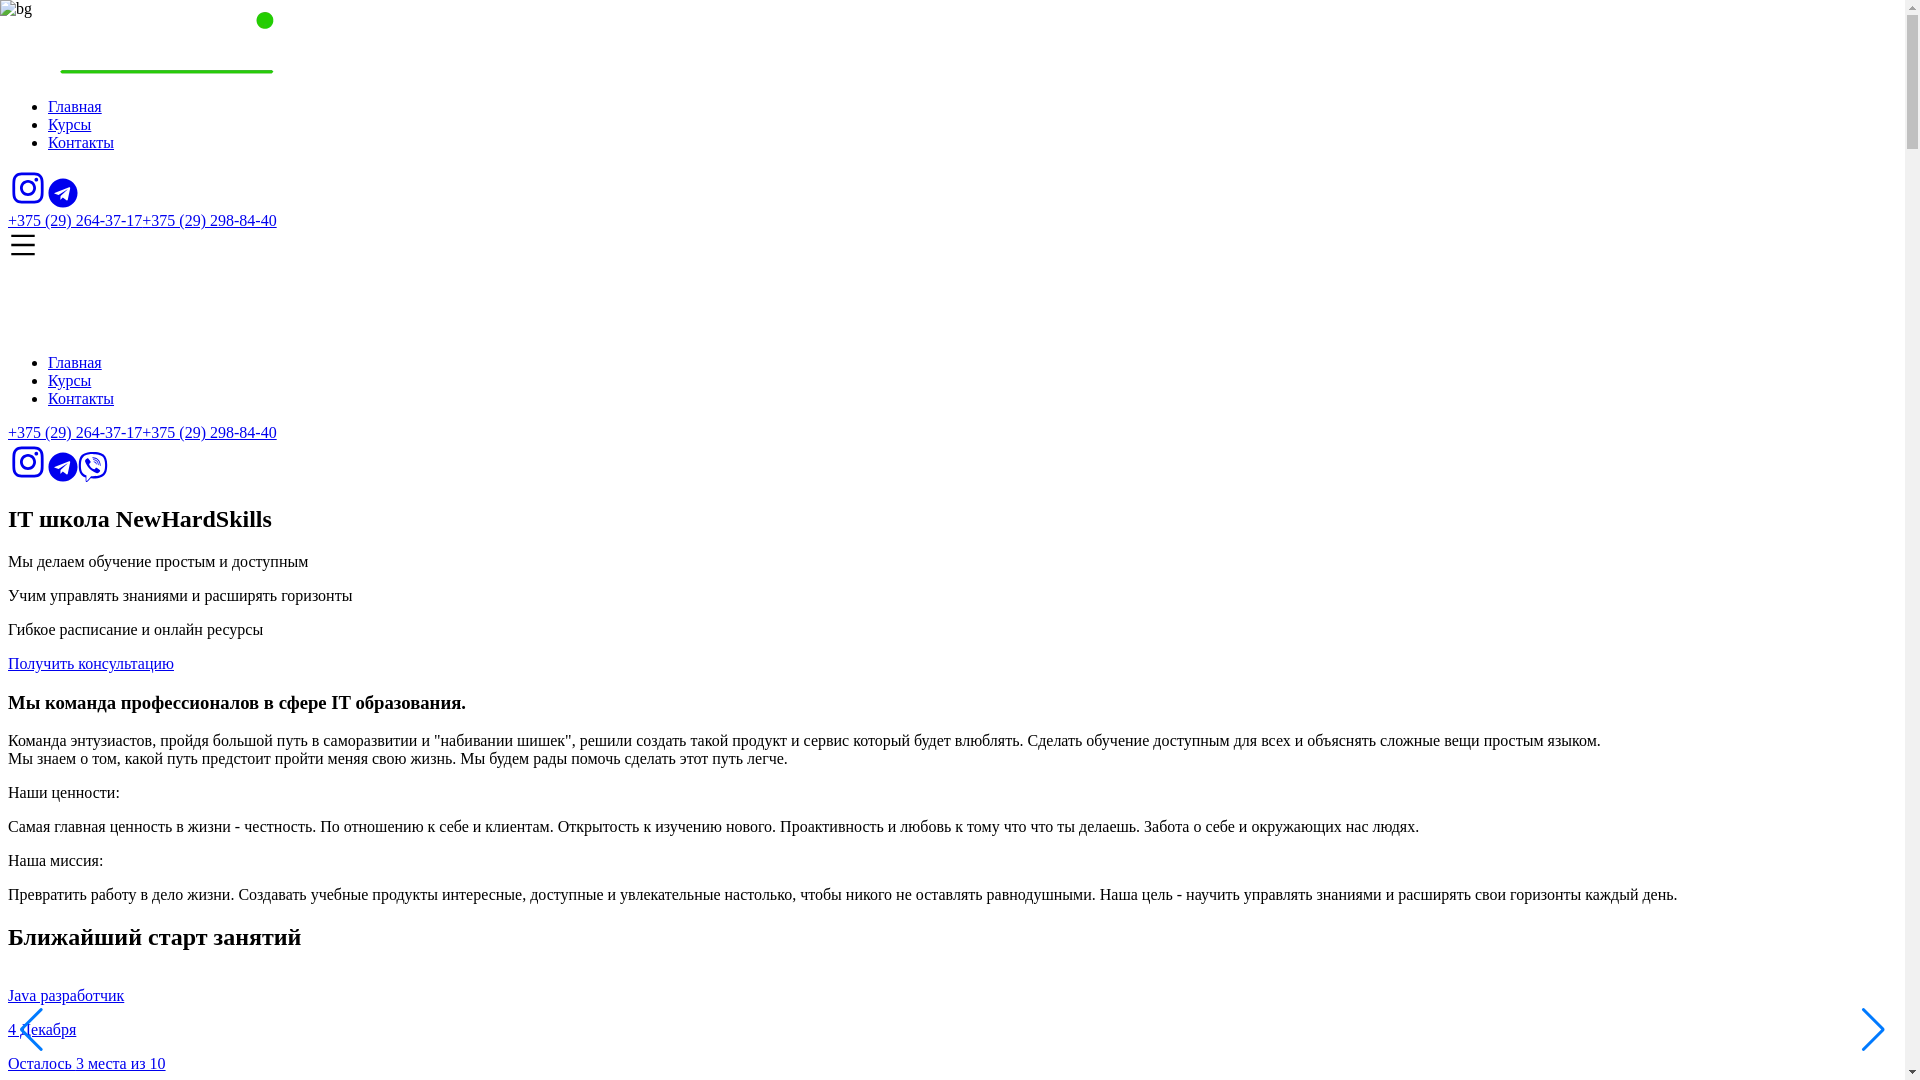 The width and height of the screenshot is (1920, 1080). I want to click on '+375 (29) 264-37-17', so click(75, 431).